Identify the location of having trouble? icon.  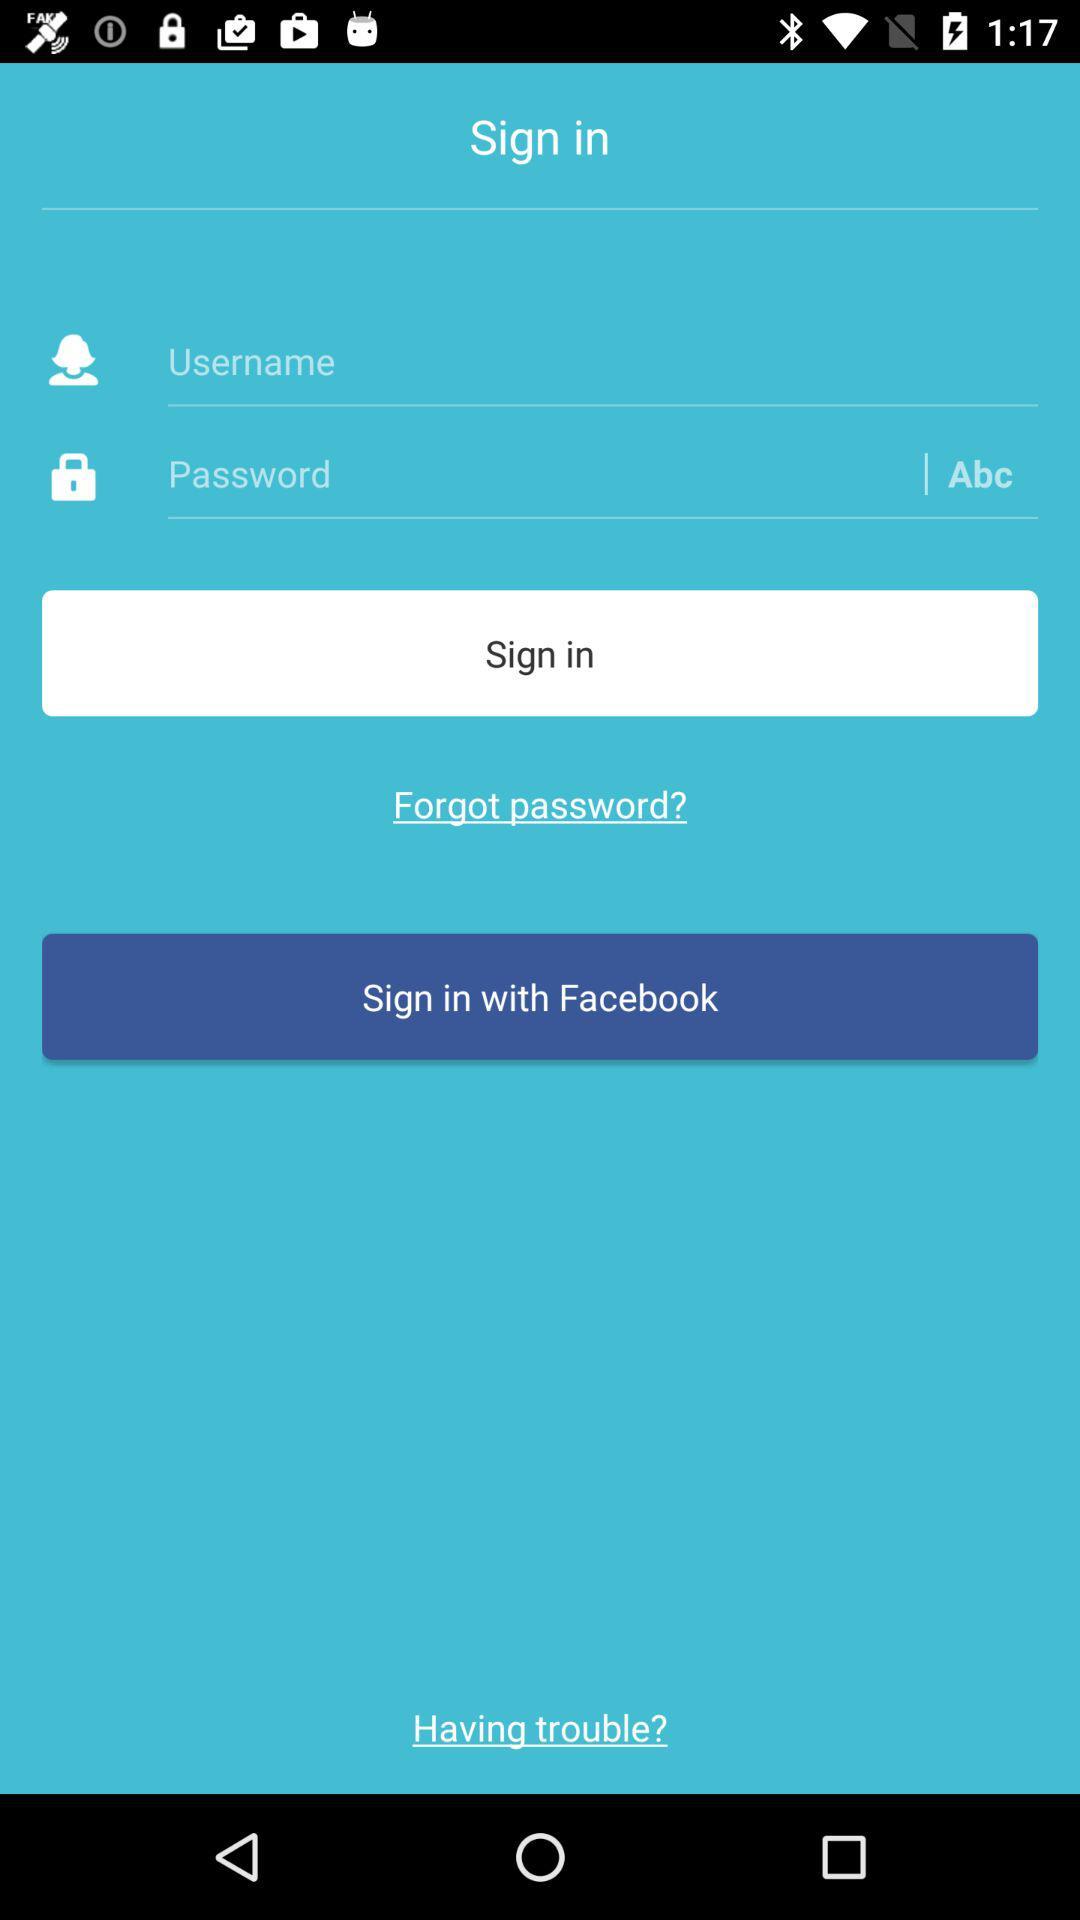
(540, 1726).